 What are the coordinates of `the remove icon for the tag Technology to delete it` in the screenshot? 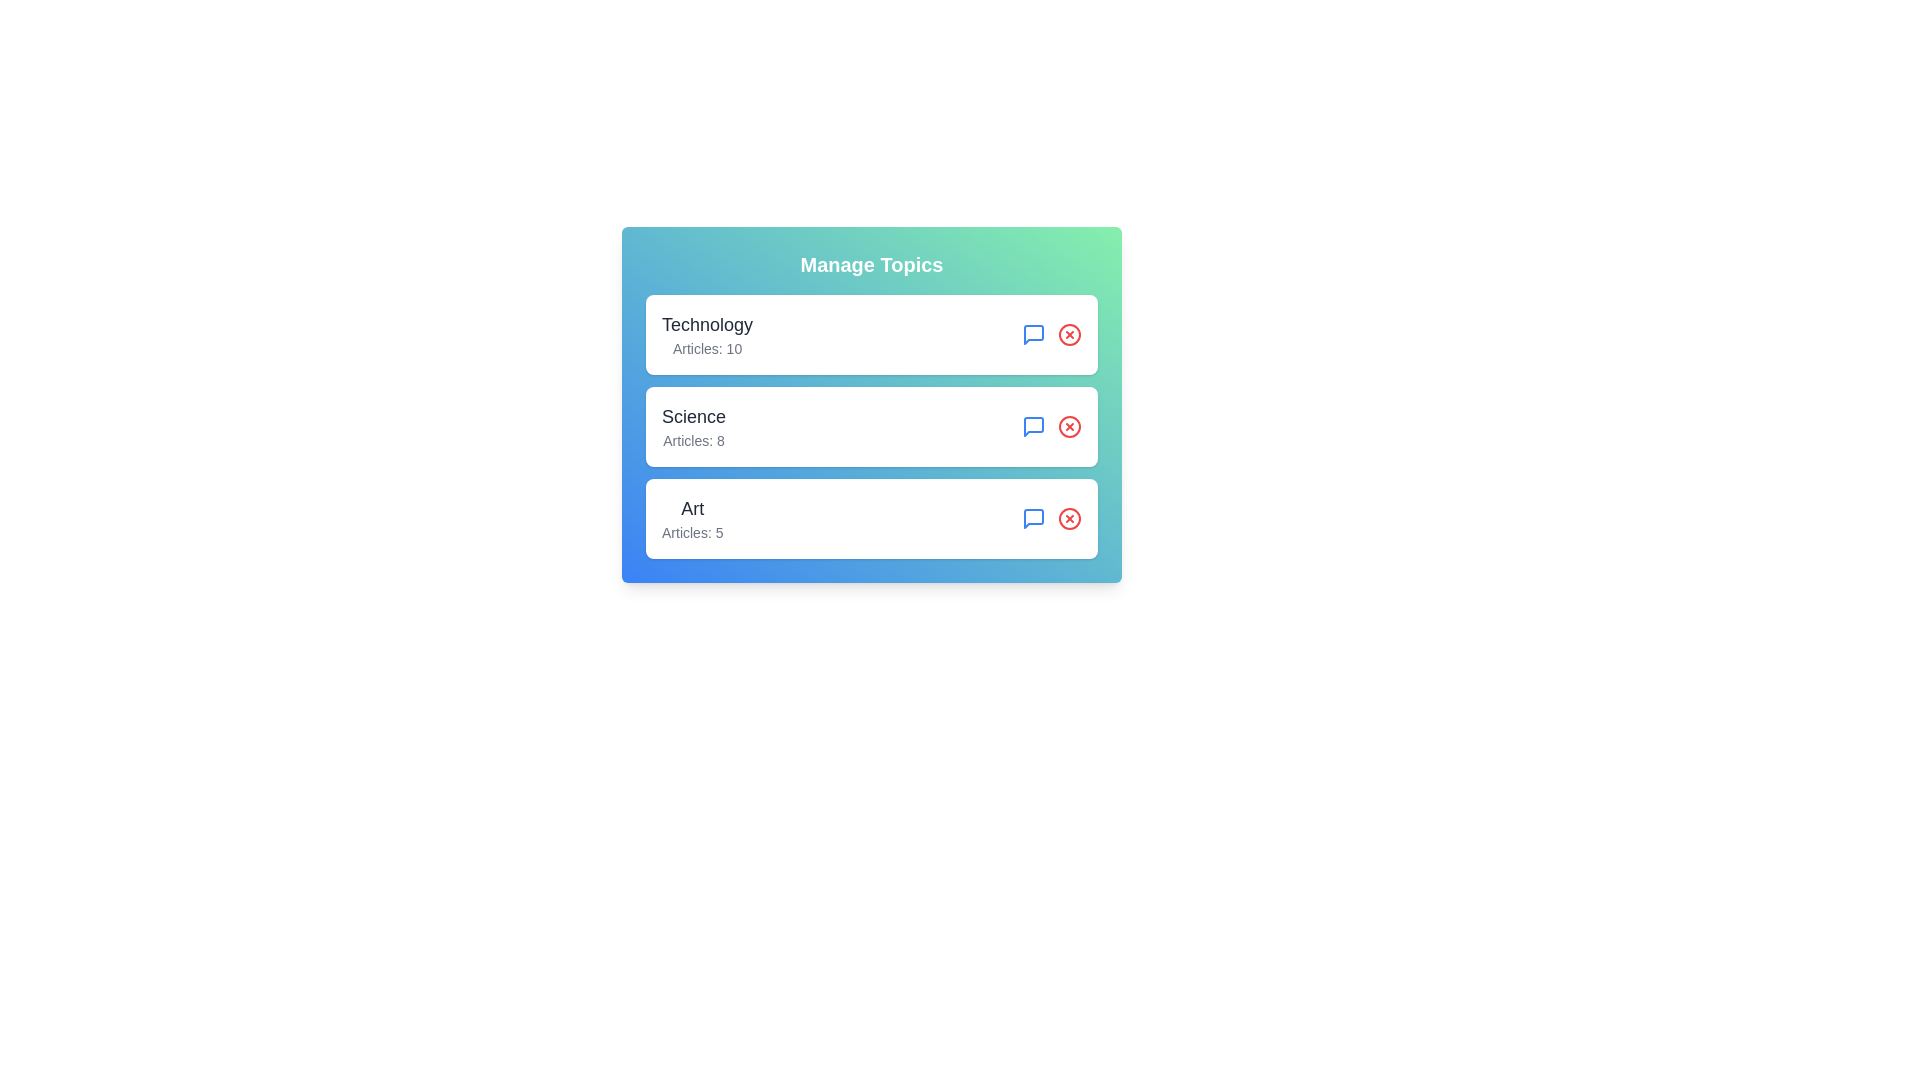 It's located at (1069, 334).